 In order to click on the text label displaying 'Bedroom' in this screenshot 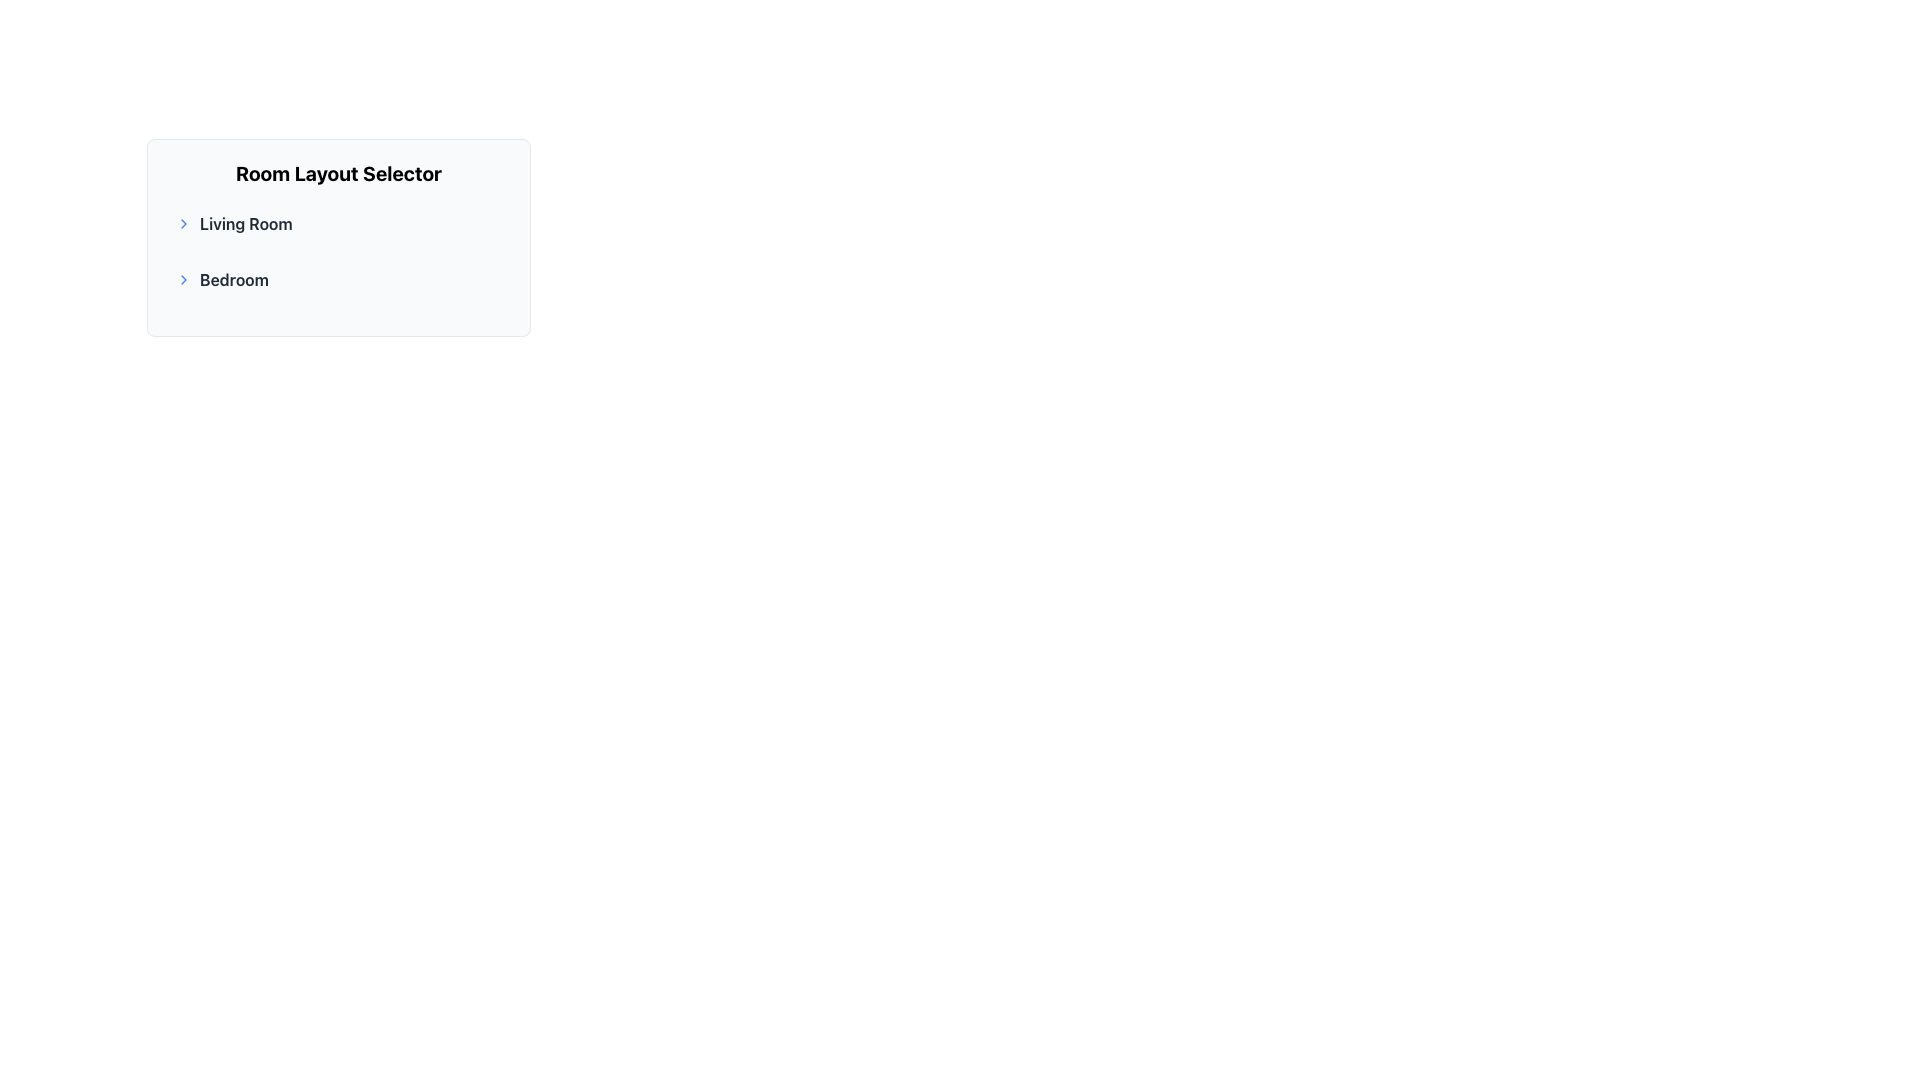, I will do `click(234, 280)`.